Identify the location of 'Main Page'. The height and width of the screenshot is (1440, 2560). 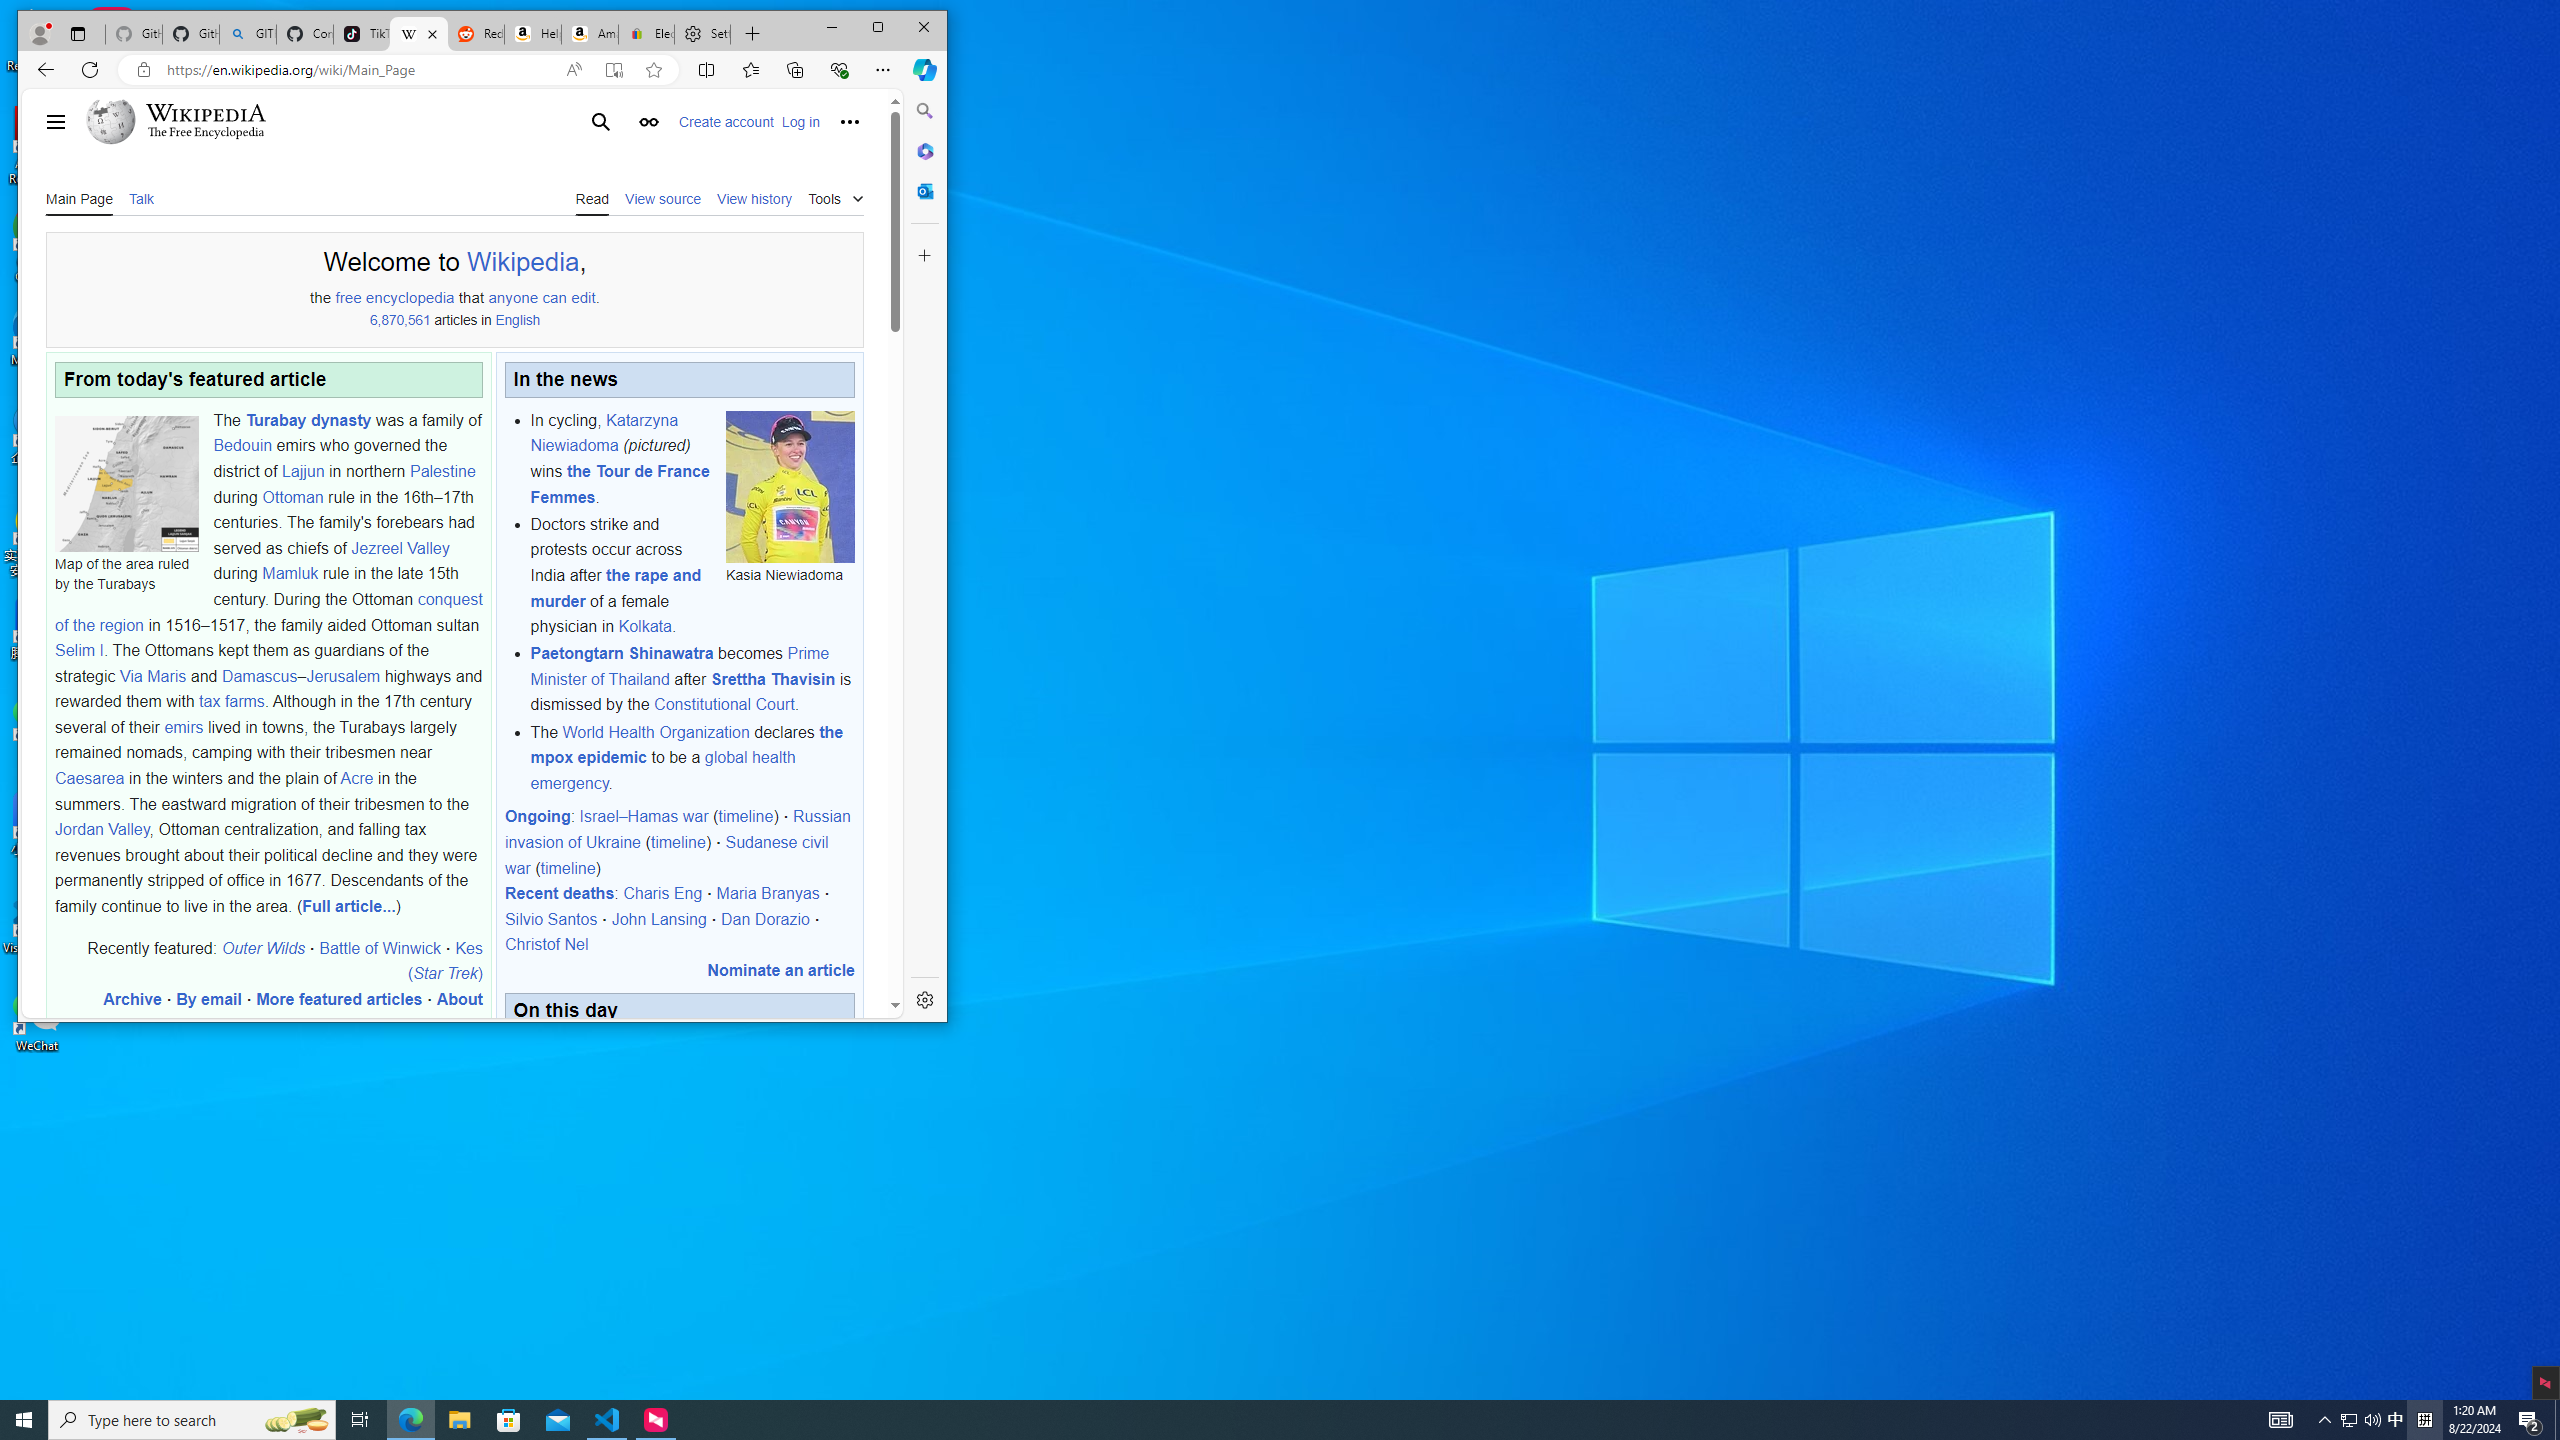
(78, 198).